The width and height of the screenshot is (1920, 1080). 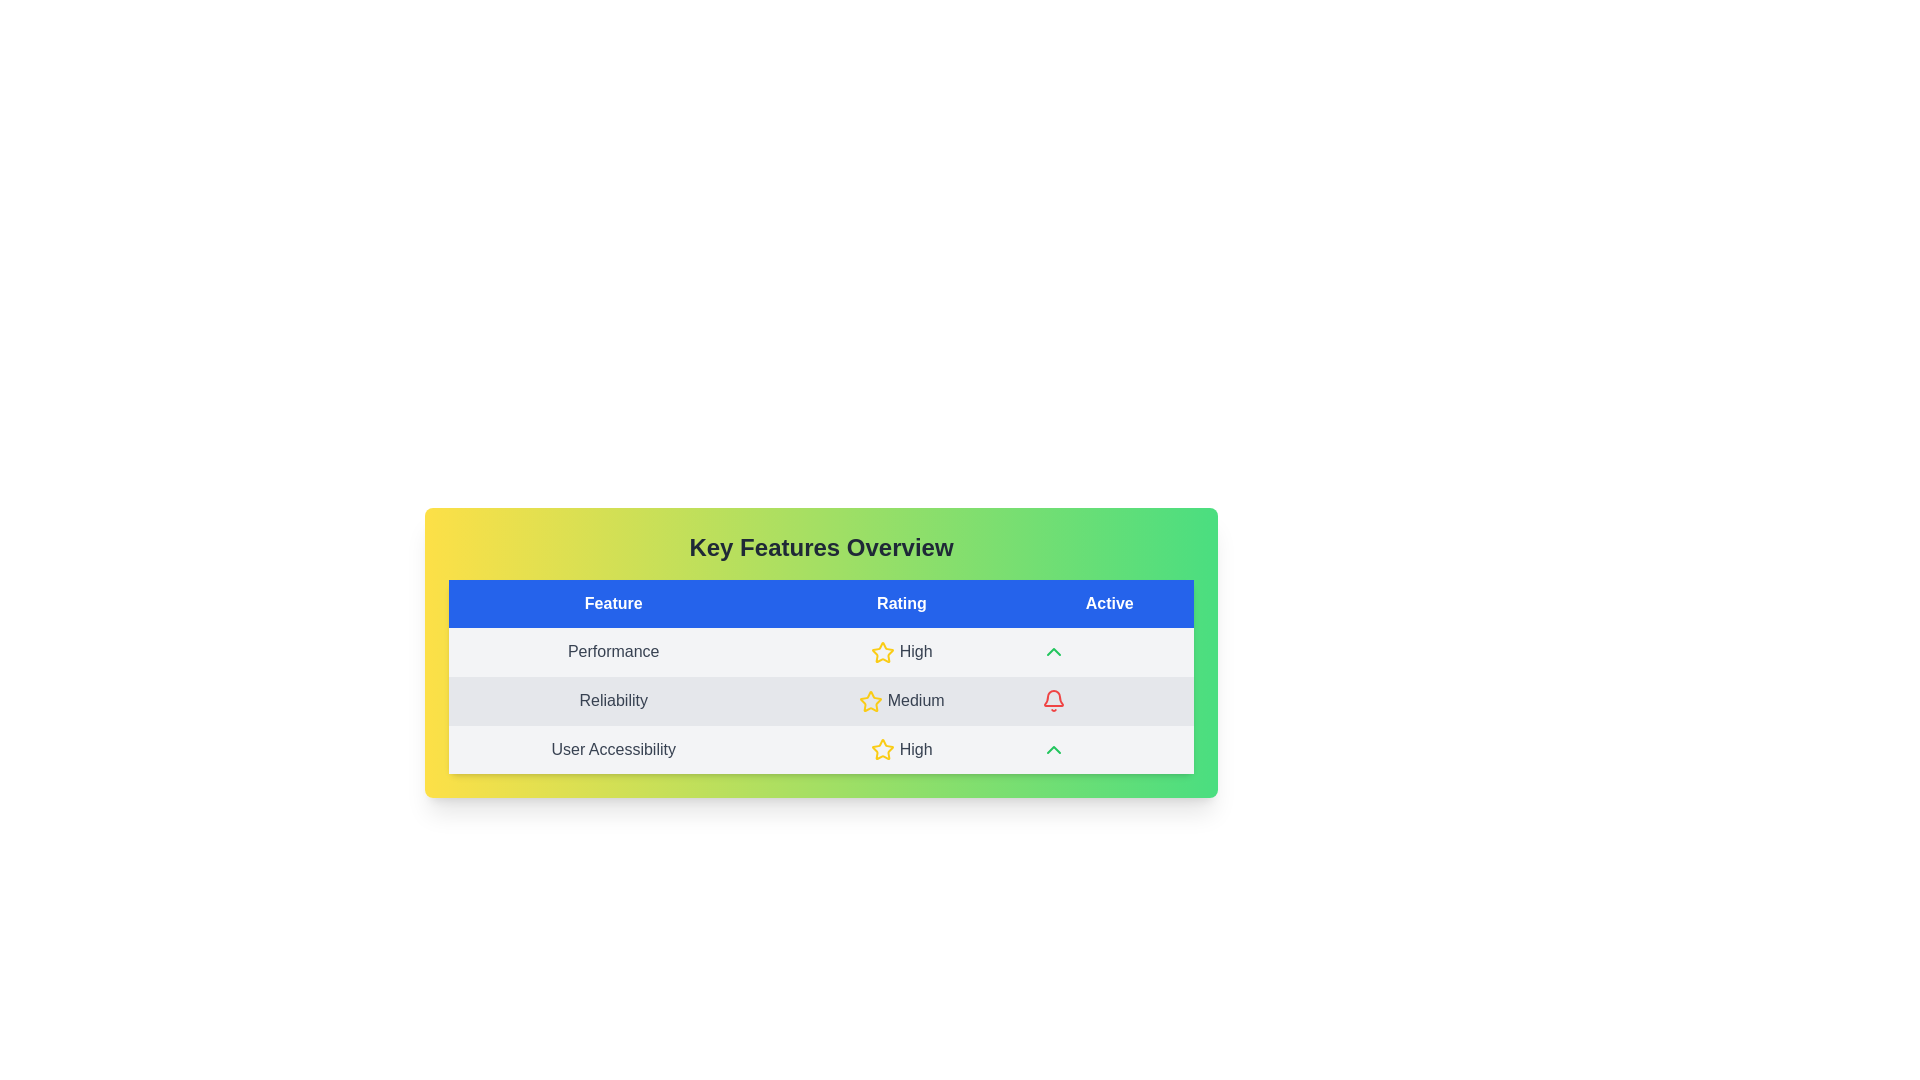 What do you see at coordinates (901, 700) in the screenshot?
I see `the 'Medium' label with a star icon, located in the second row under the 'Rating' column, positioned between the 'Reliability' label and the 'Active' column content` at bounding box center [901, 700].